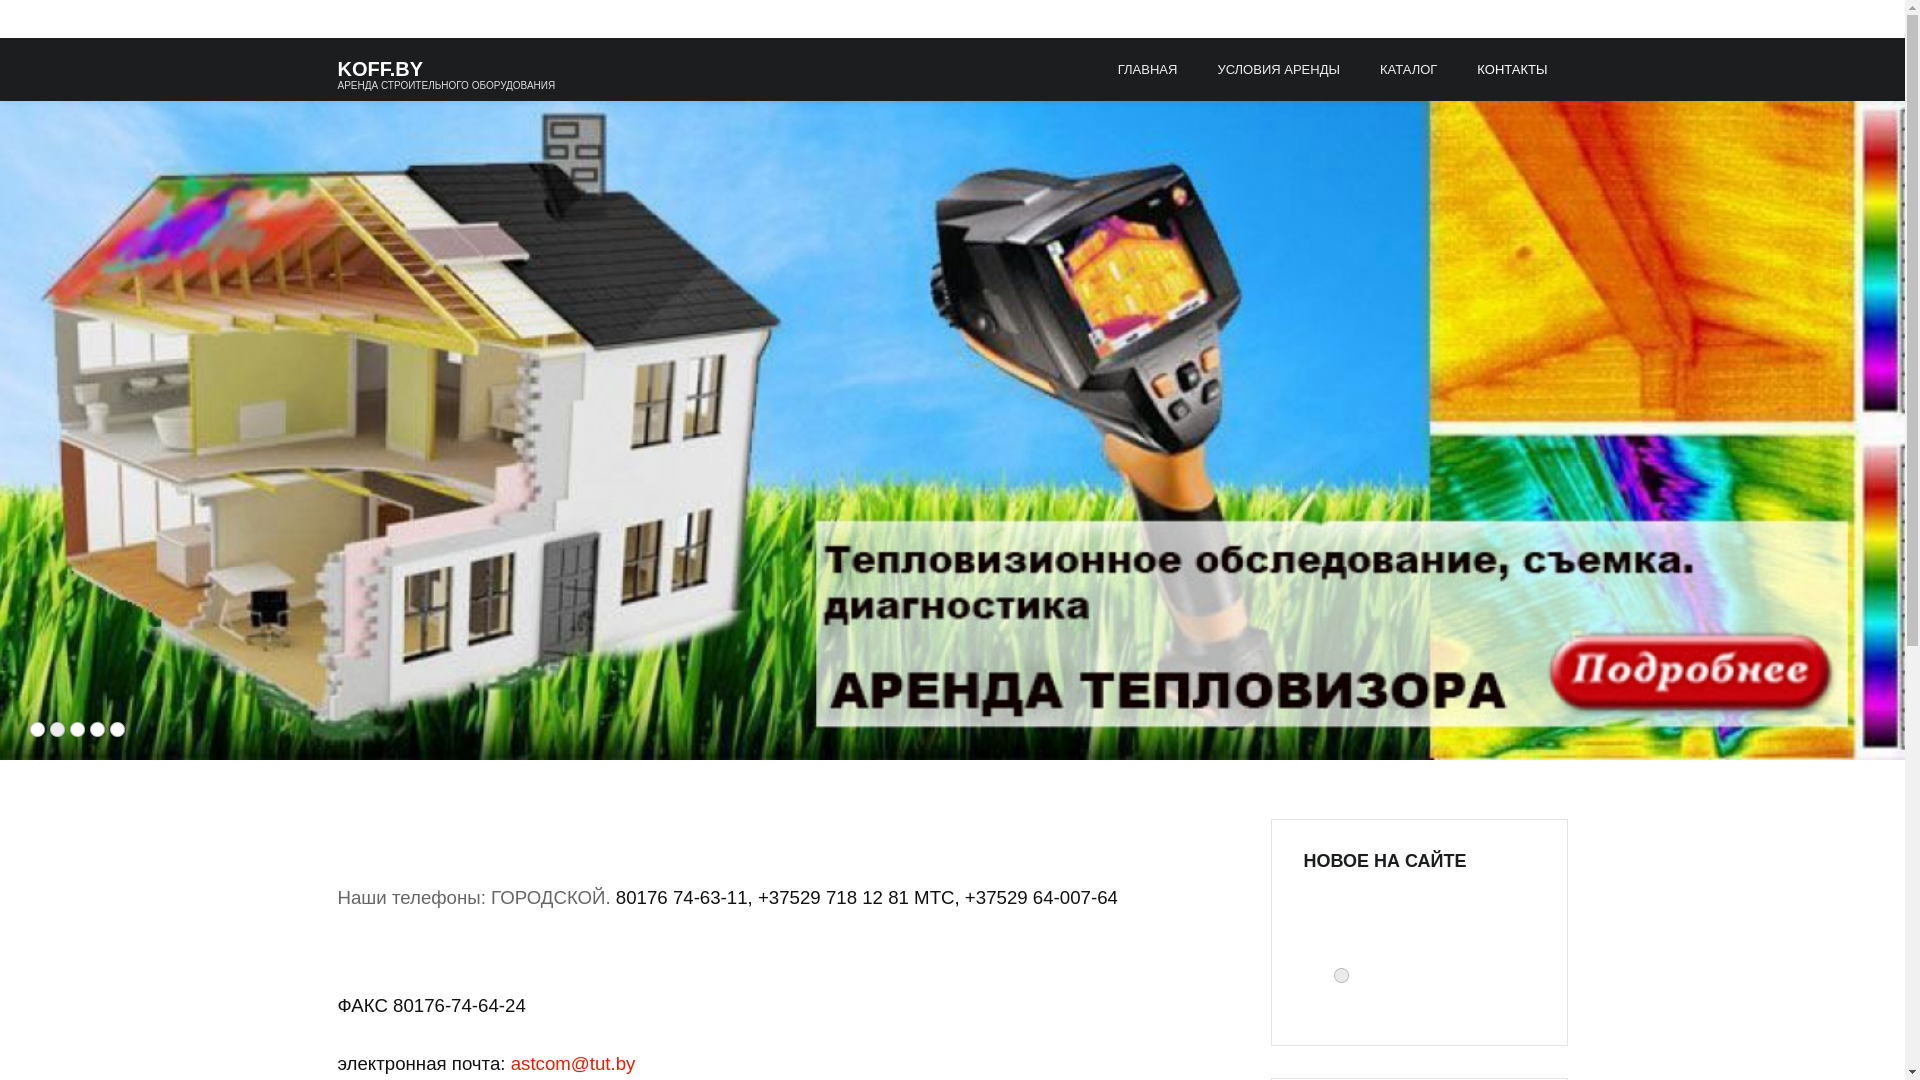  What do you see at coordinates (572, 1062) in the screenshot?
I see `'astcom@tut.by'` at bounding box center [572, 1062].